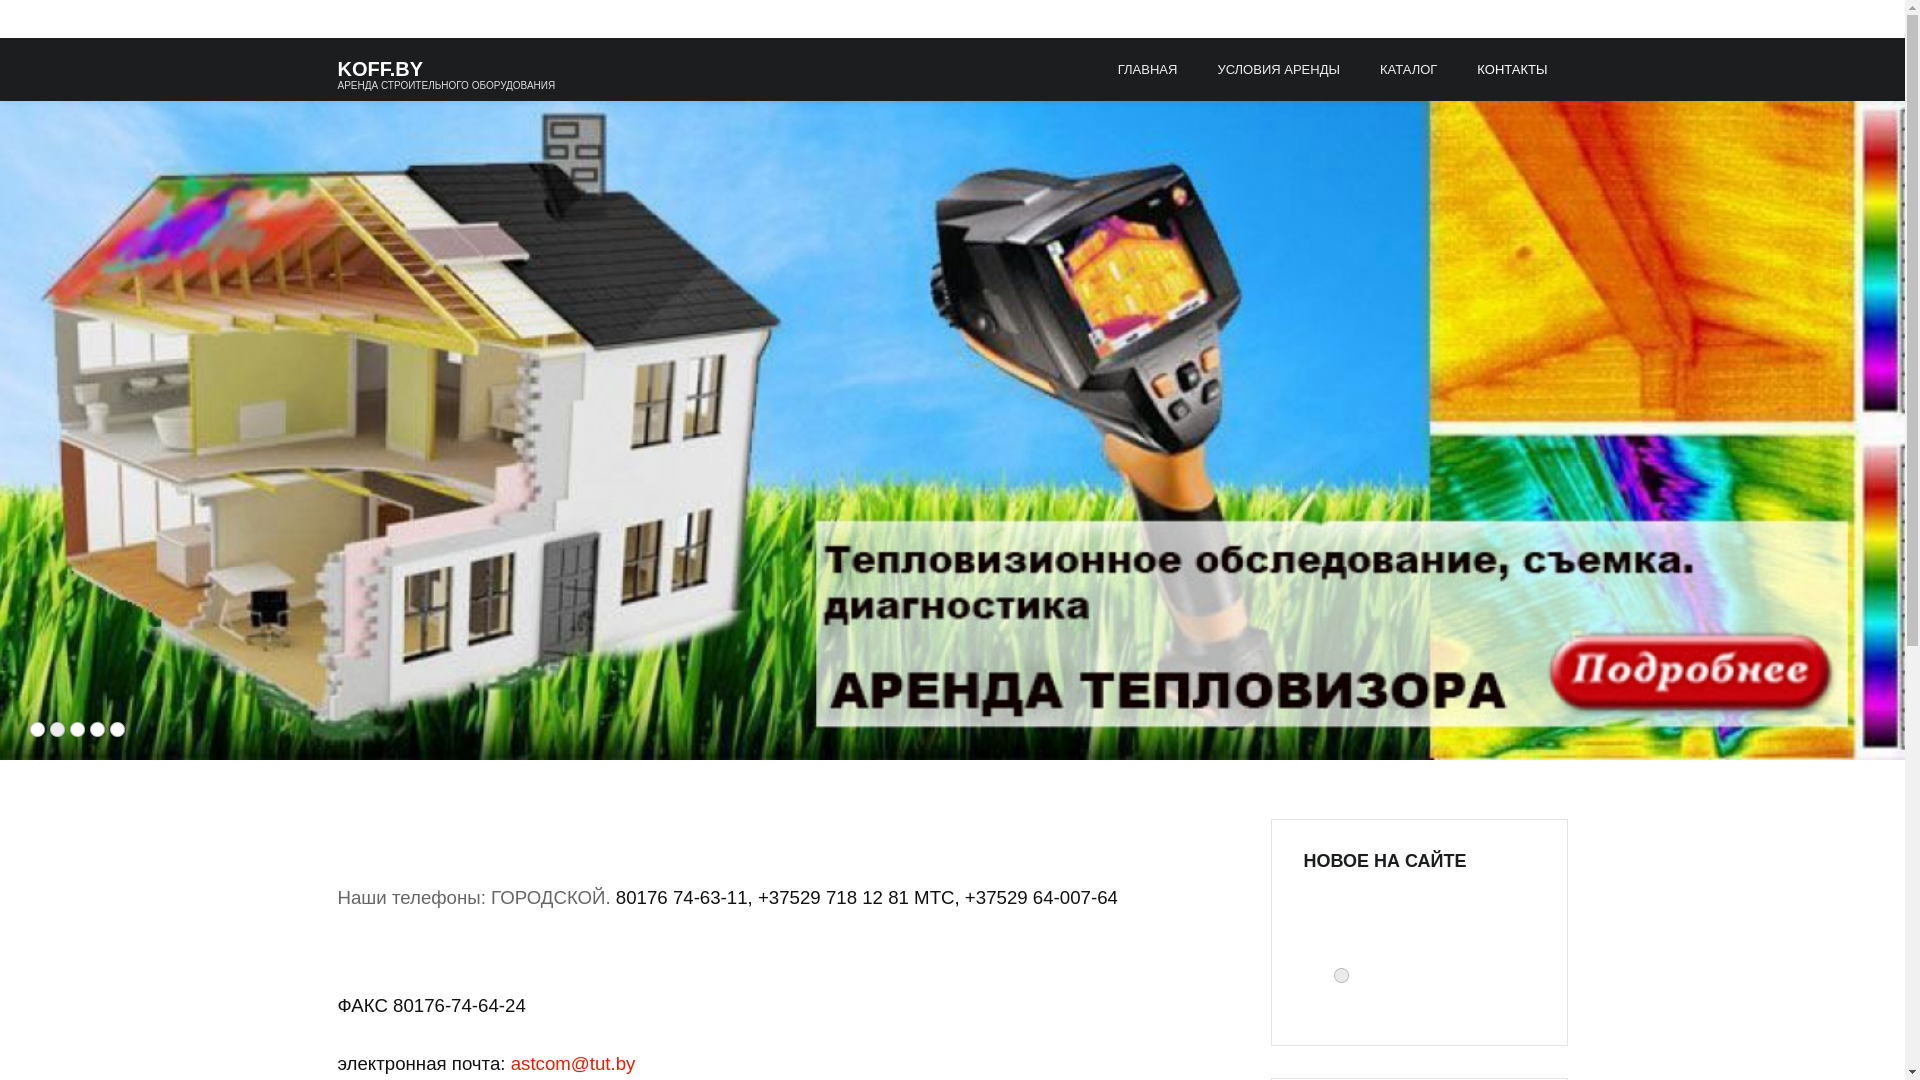  What do you see at coordinates (572, 1062) in the screenshot?
I see `'astcom@tut.by'` at bounding box center [572, 1062].